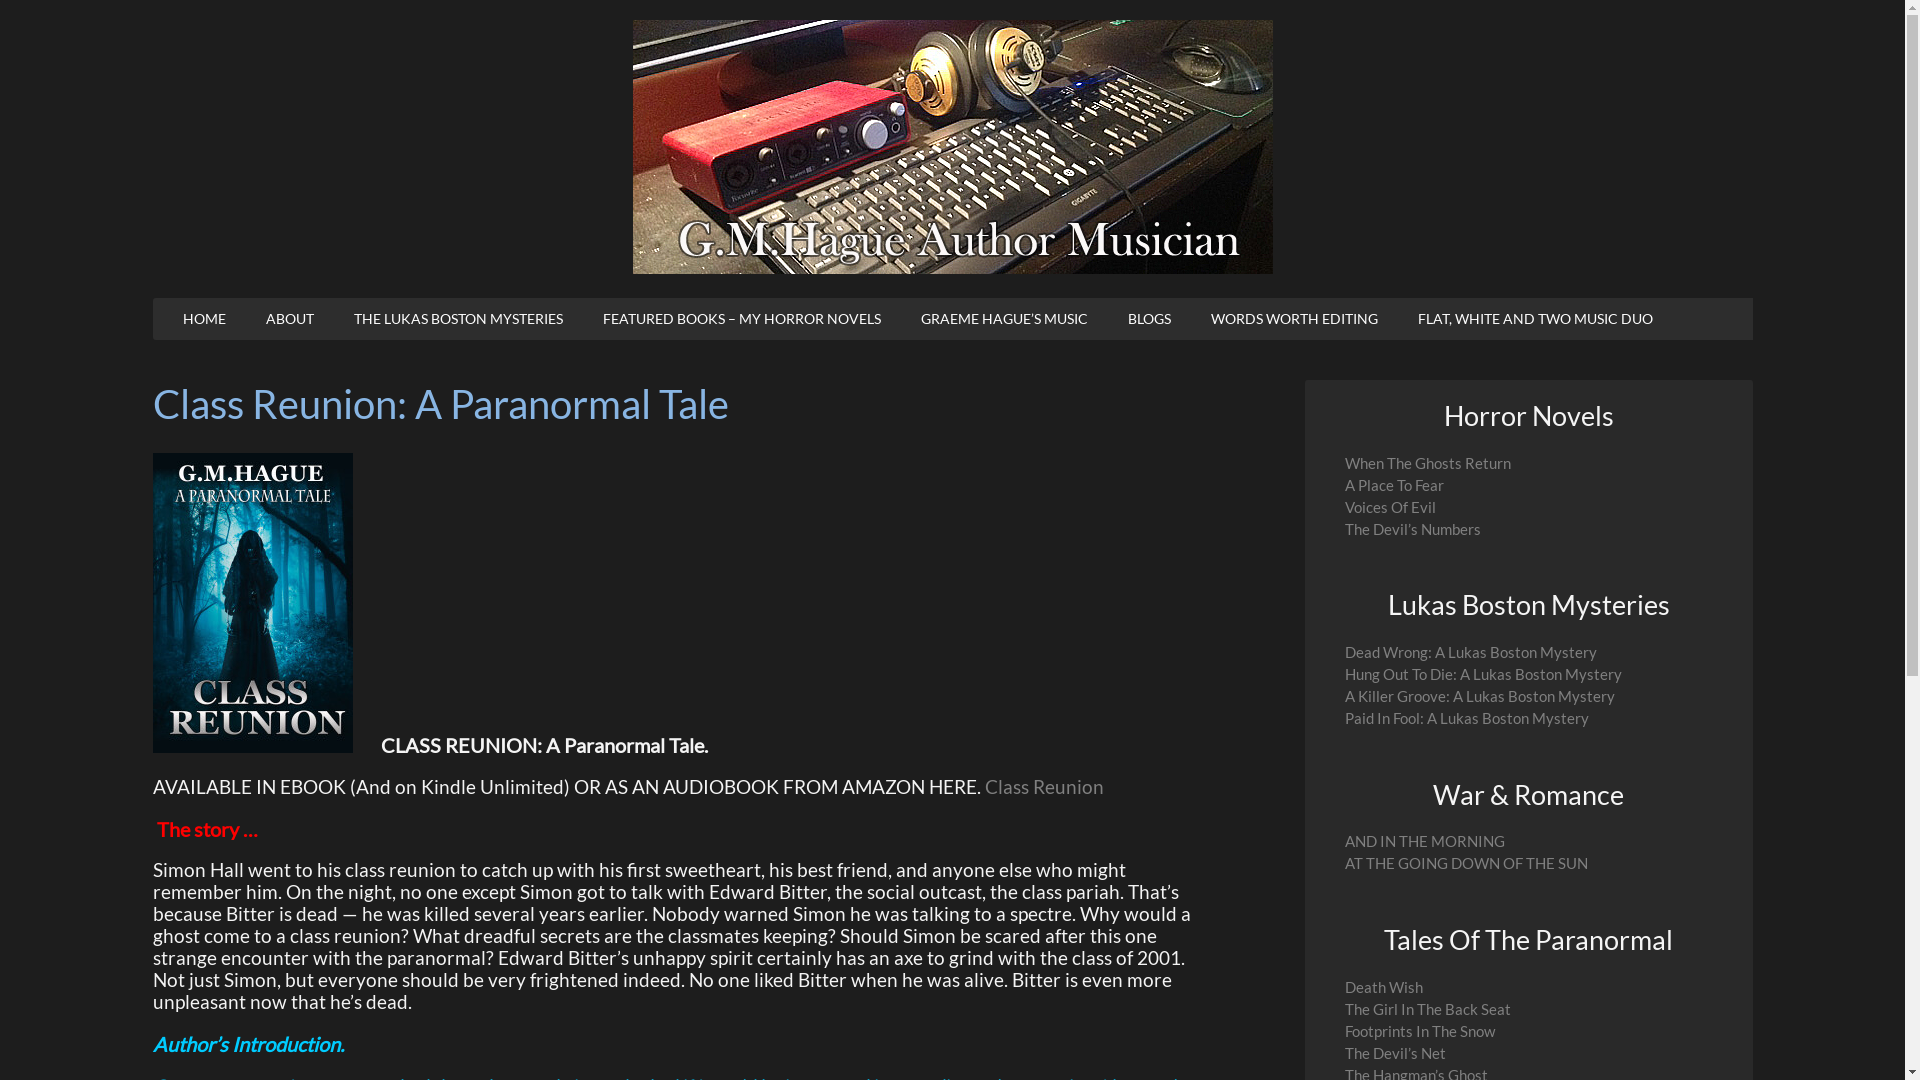 This screenshot has width=1920, height=1080. What do you see at coordinates (439, 404) in the screenshot?
I see `'Class Reunion: A Paranormal Tale'` at bounding box center [439, 404].